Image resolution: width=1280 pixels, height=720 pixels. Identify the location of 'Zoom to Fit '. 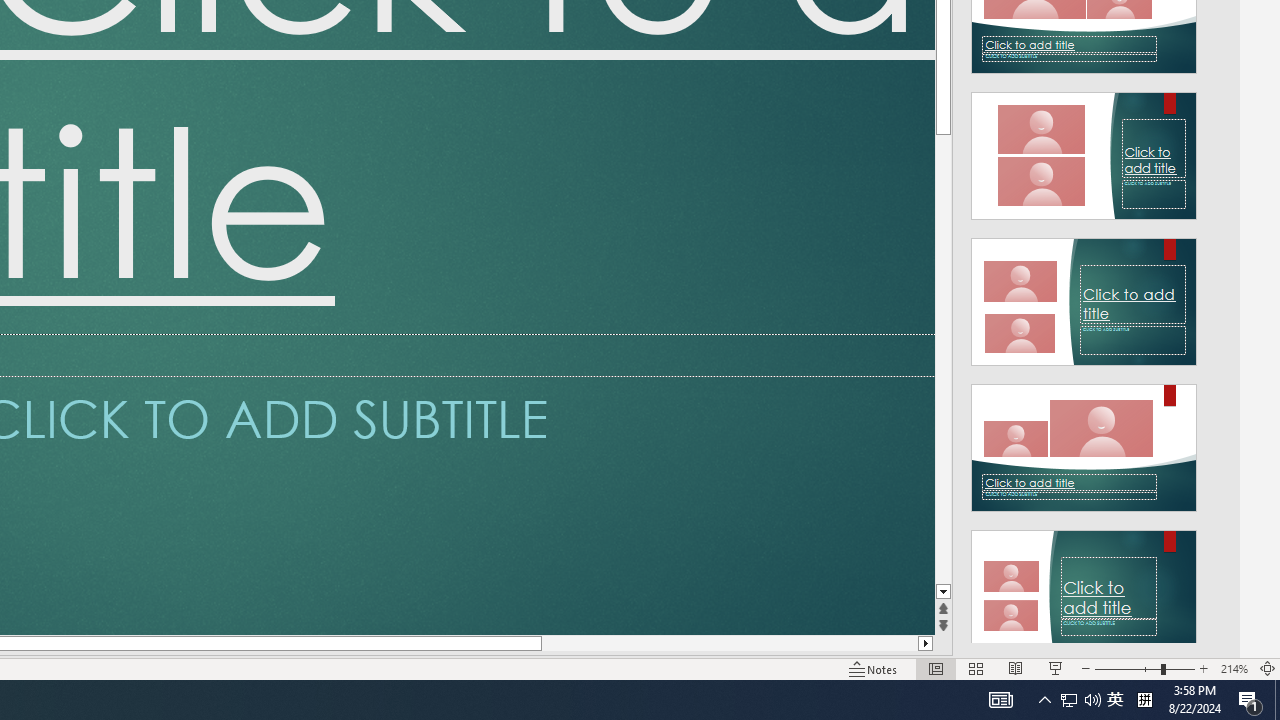
(1266, 669).